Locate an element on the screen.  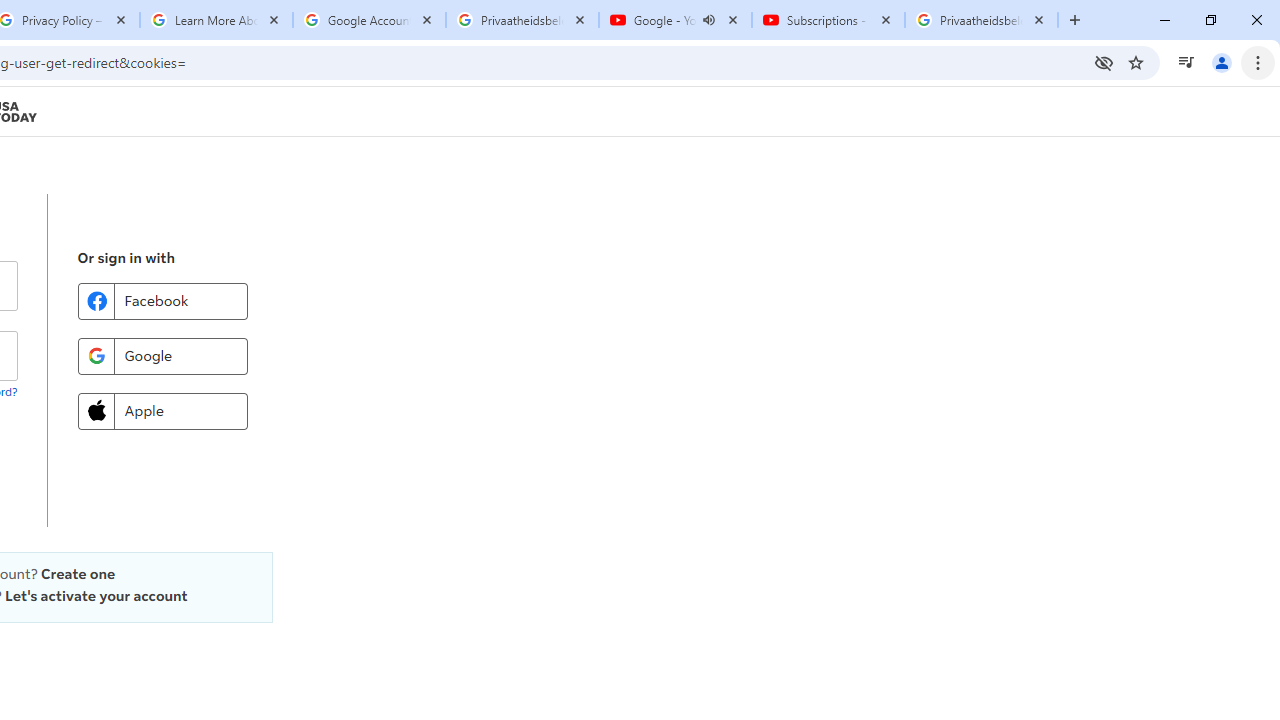
'Apple' is located at coordinates (162, 409).